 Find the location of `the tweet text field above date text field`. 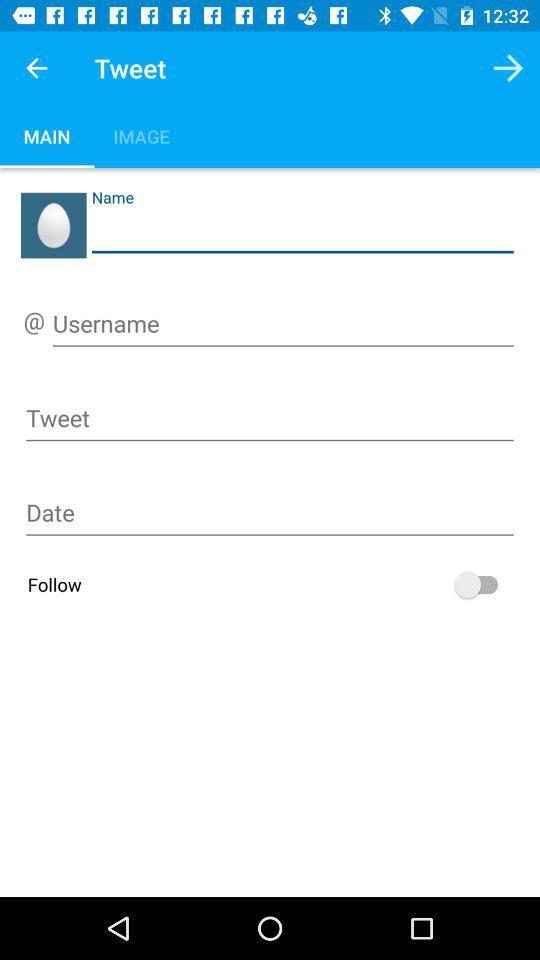

the tweet text field above date text field is located at coordinates (270, 422).